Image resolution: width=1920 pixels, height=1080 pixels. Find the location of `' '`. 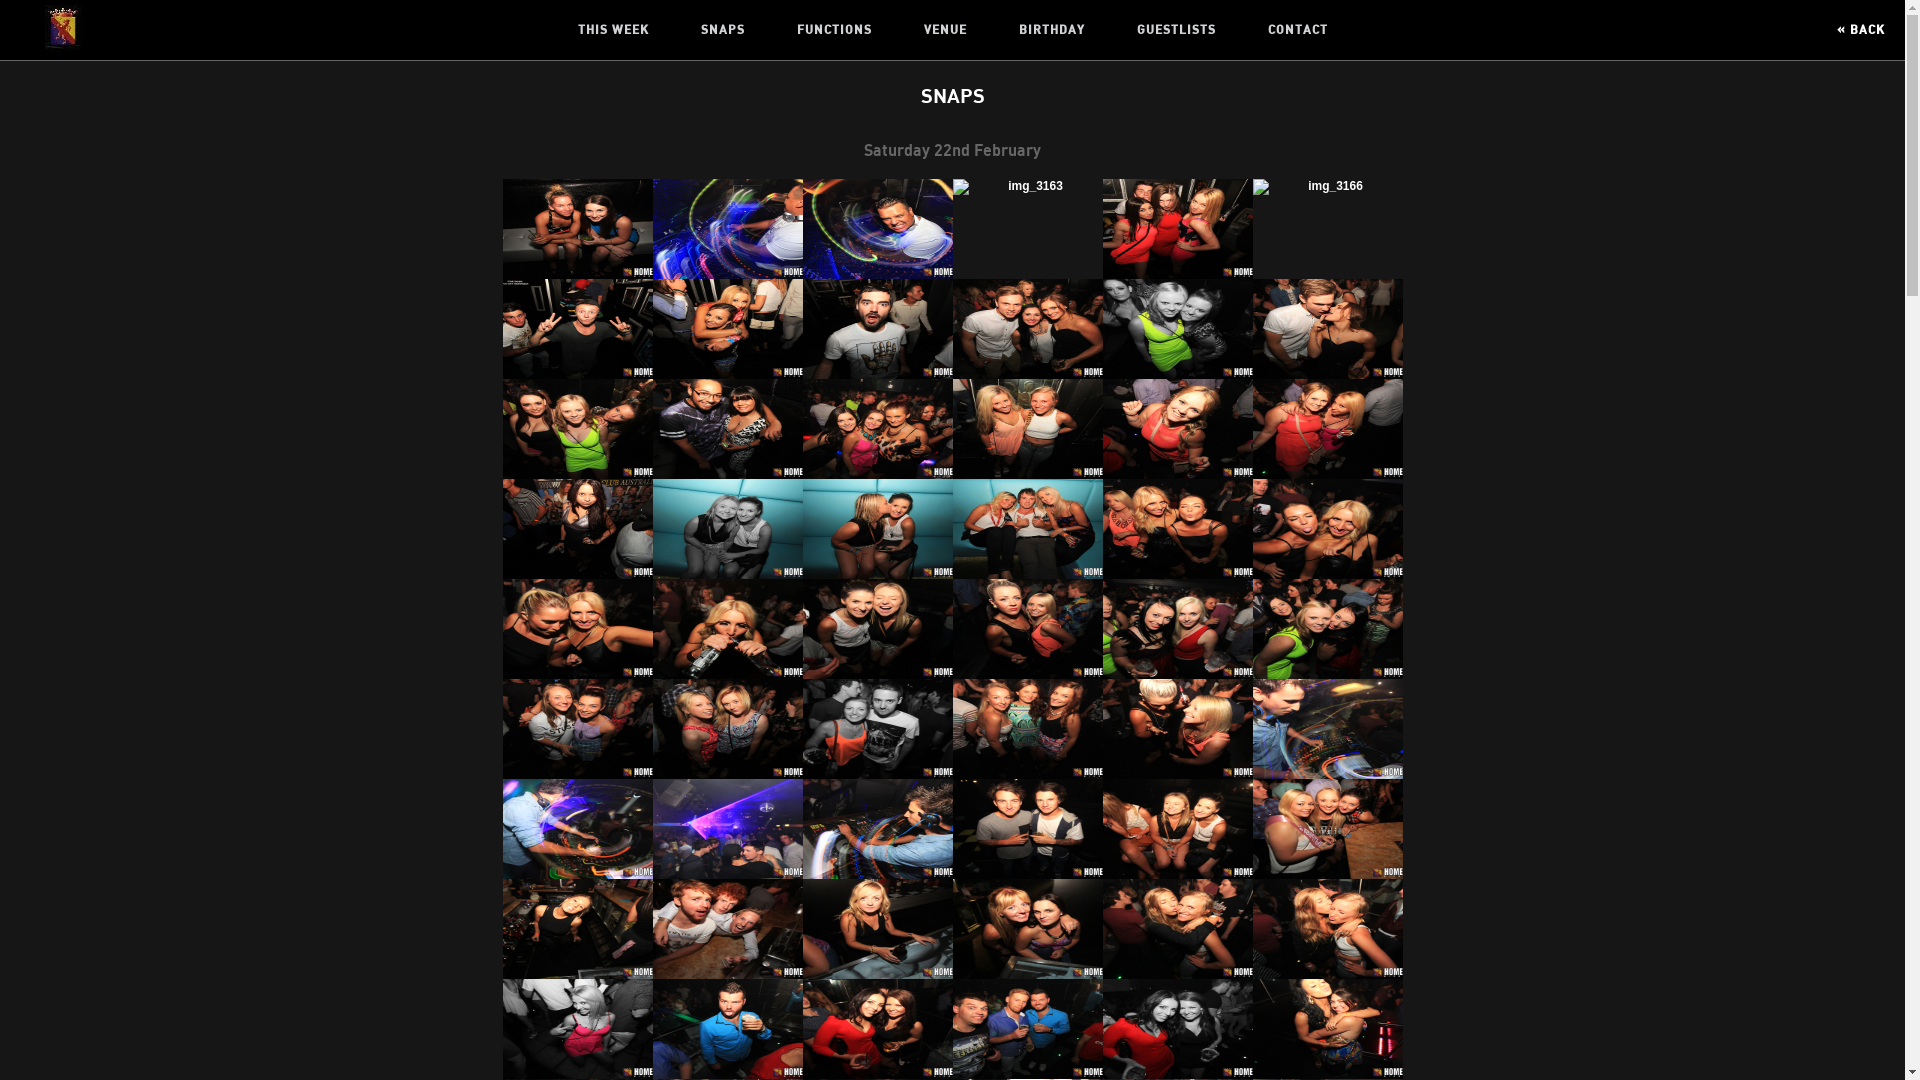

' ' is located at coordinates (725, 427).